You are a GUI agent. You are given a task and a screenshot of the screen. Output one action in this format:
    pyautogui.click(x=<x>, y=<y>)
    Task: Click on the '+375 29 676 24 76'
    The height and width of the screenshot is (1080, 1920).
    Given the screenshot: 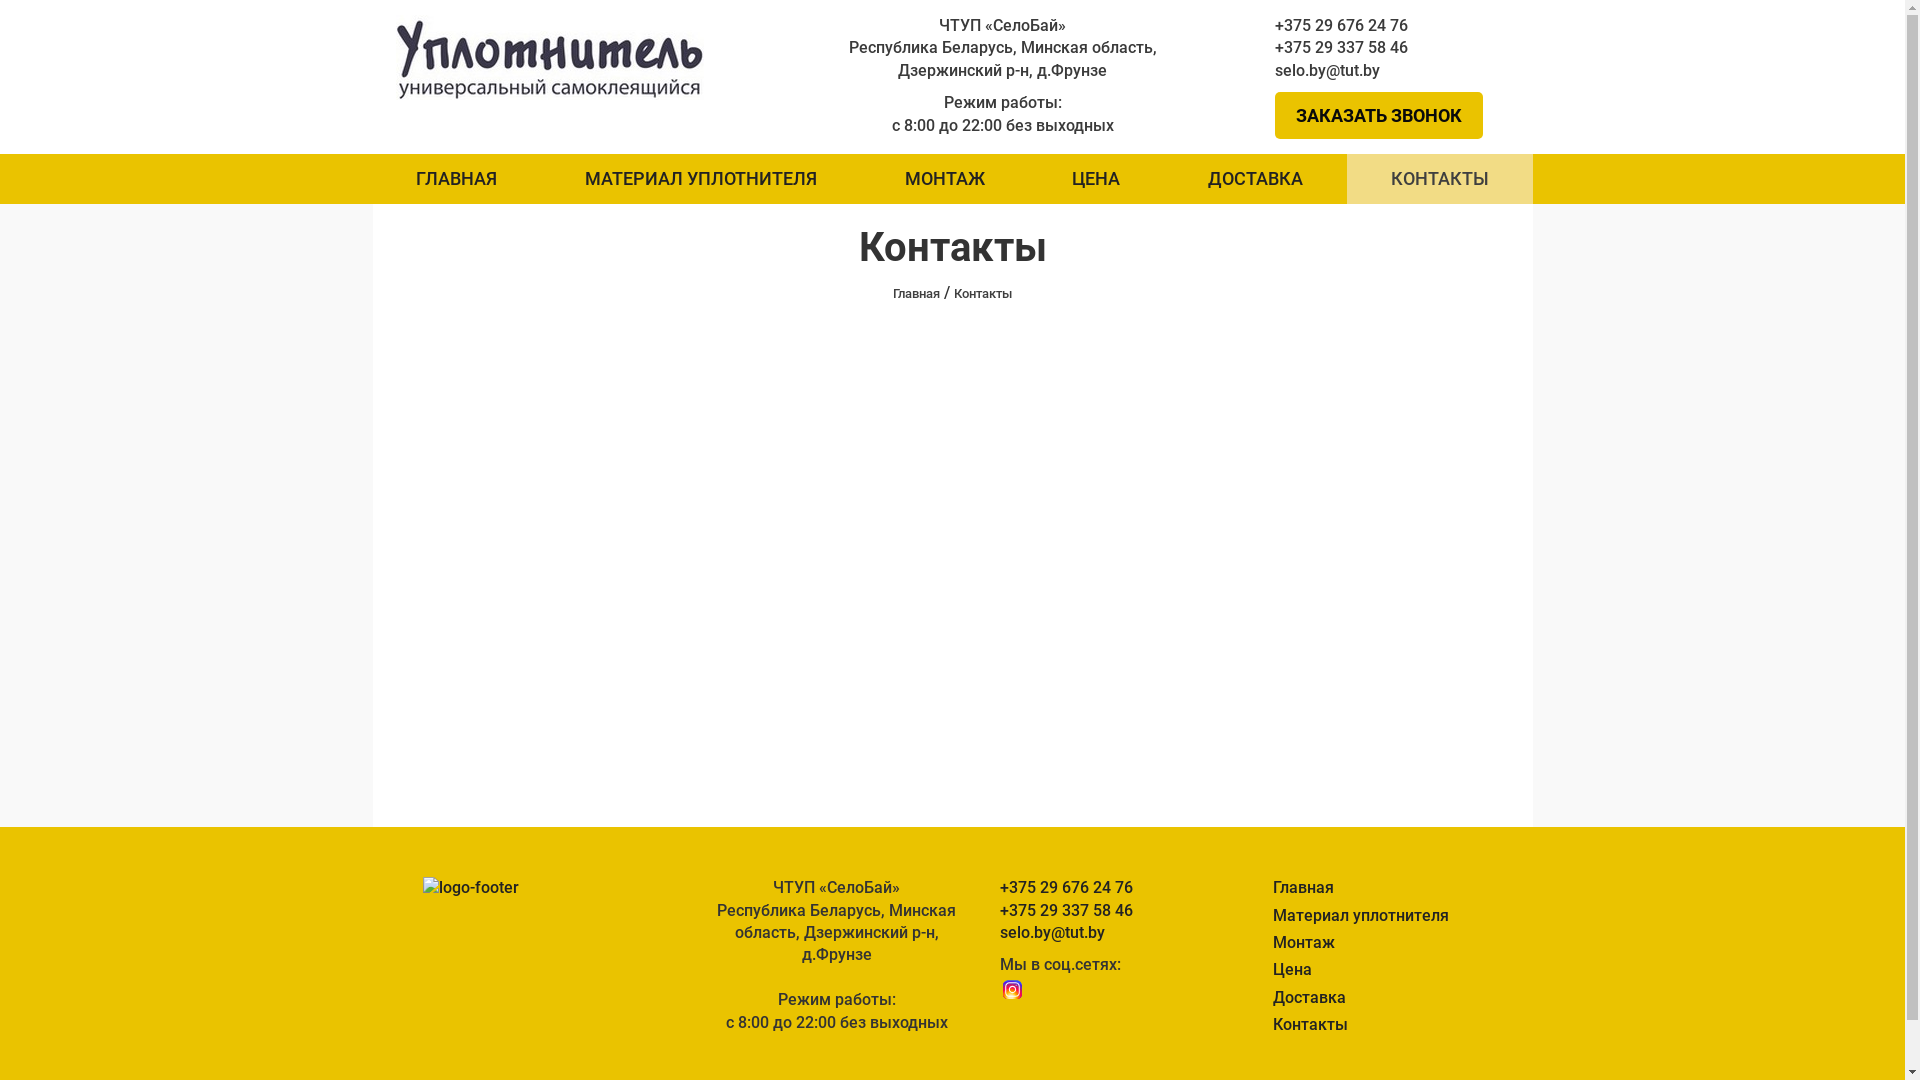 What is the action you would take?
    pyautogui.click(x=1098, y=886)
    